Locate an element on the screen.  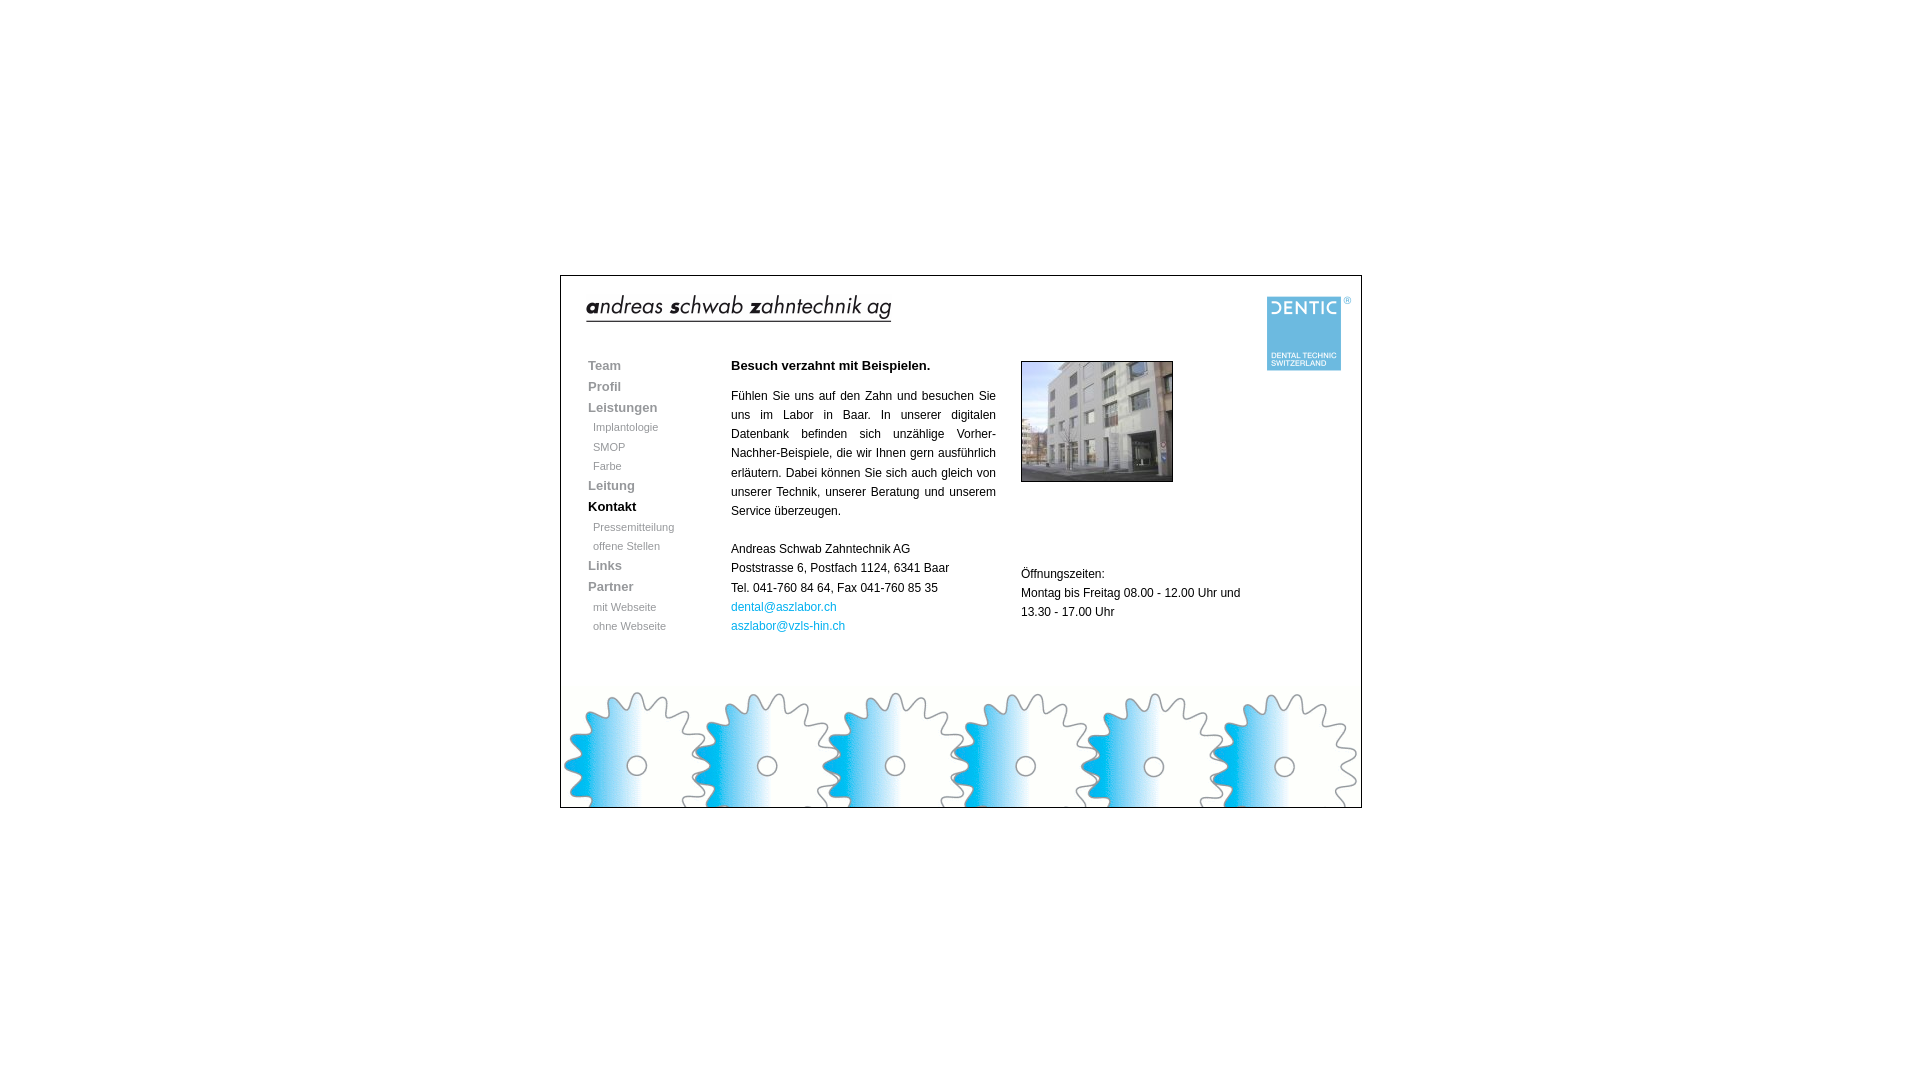
'Farbe' is located at coordinates (606, 466).